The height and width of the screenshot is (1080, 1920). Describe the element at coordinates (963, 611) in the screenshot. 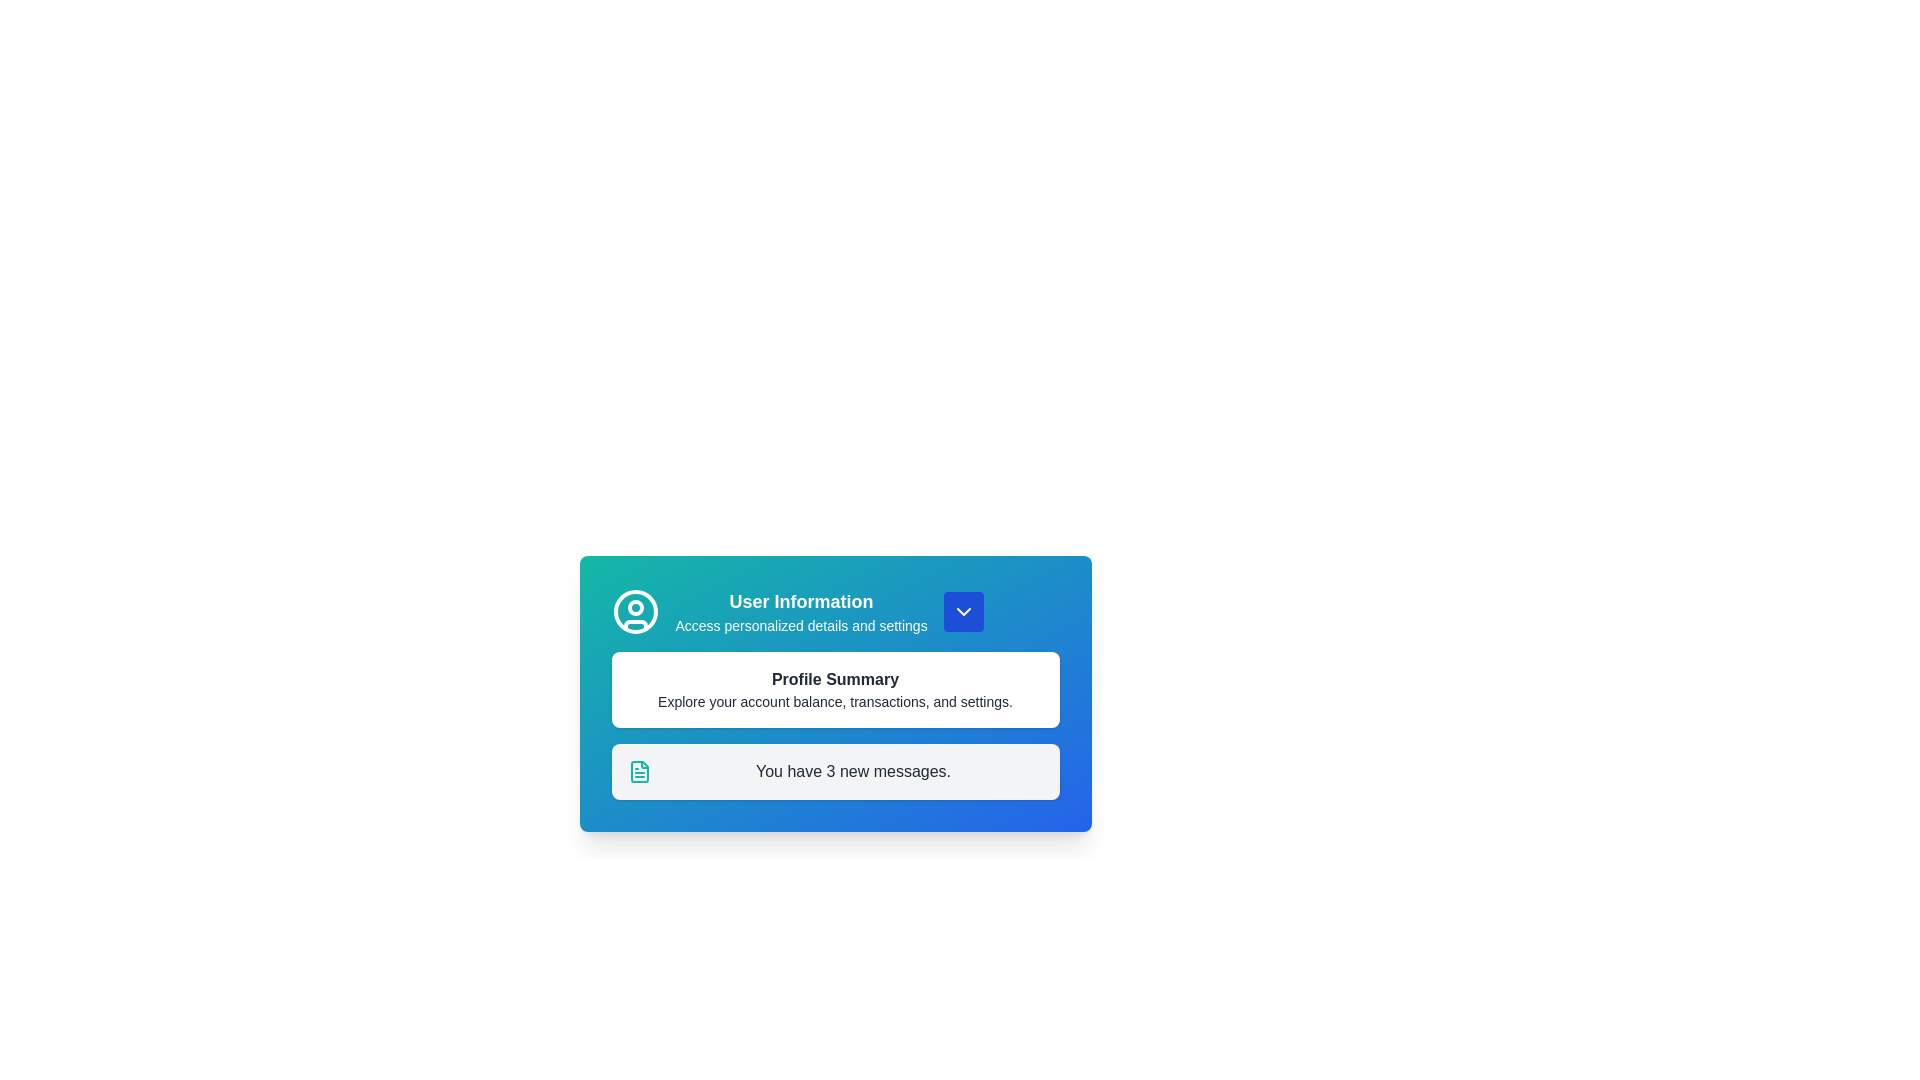

I see `the square-shaped blue button with a downward-pointing chevron icon` at that location.